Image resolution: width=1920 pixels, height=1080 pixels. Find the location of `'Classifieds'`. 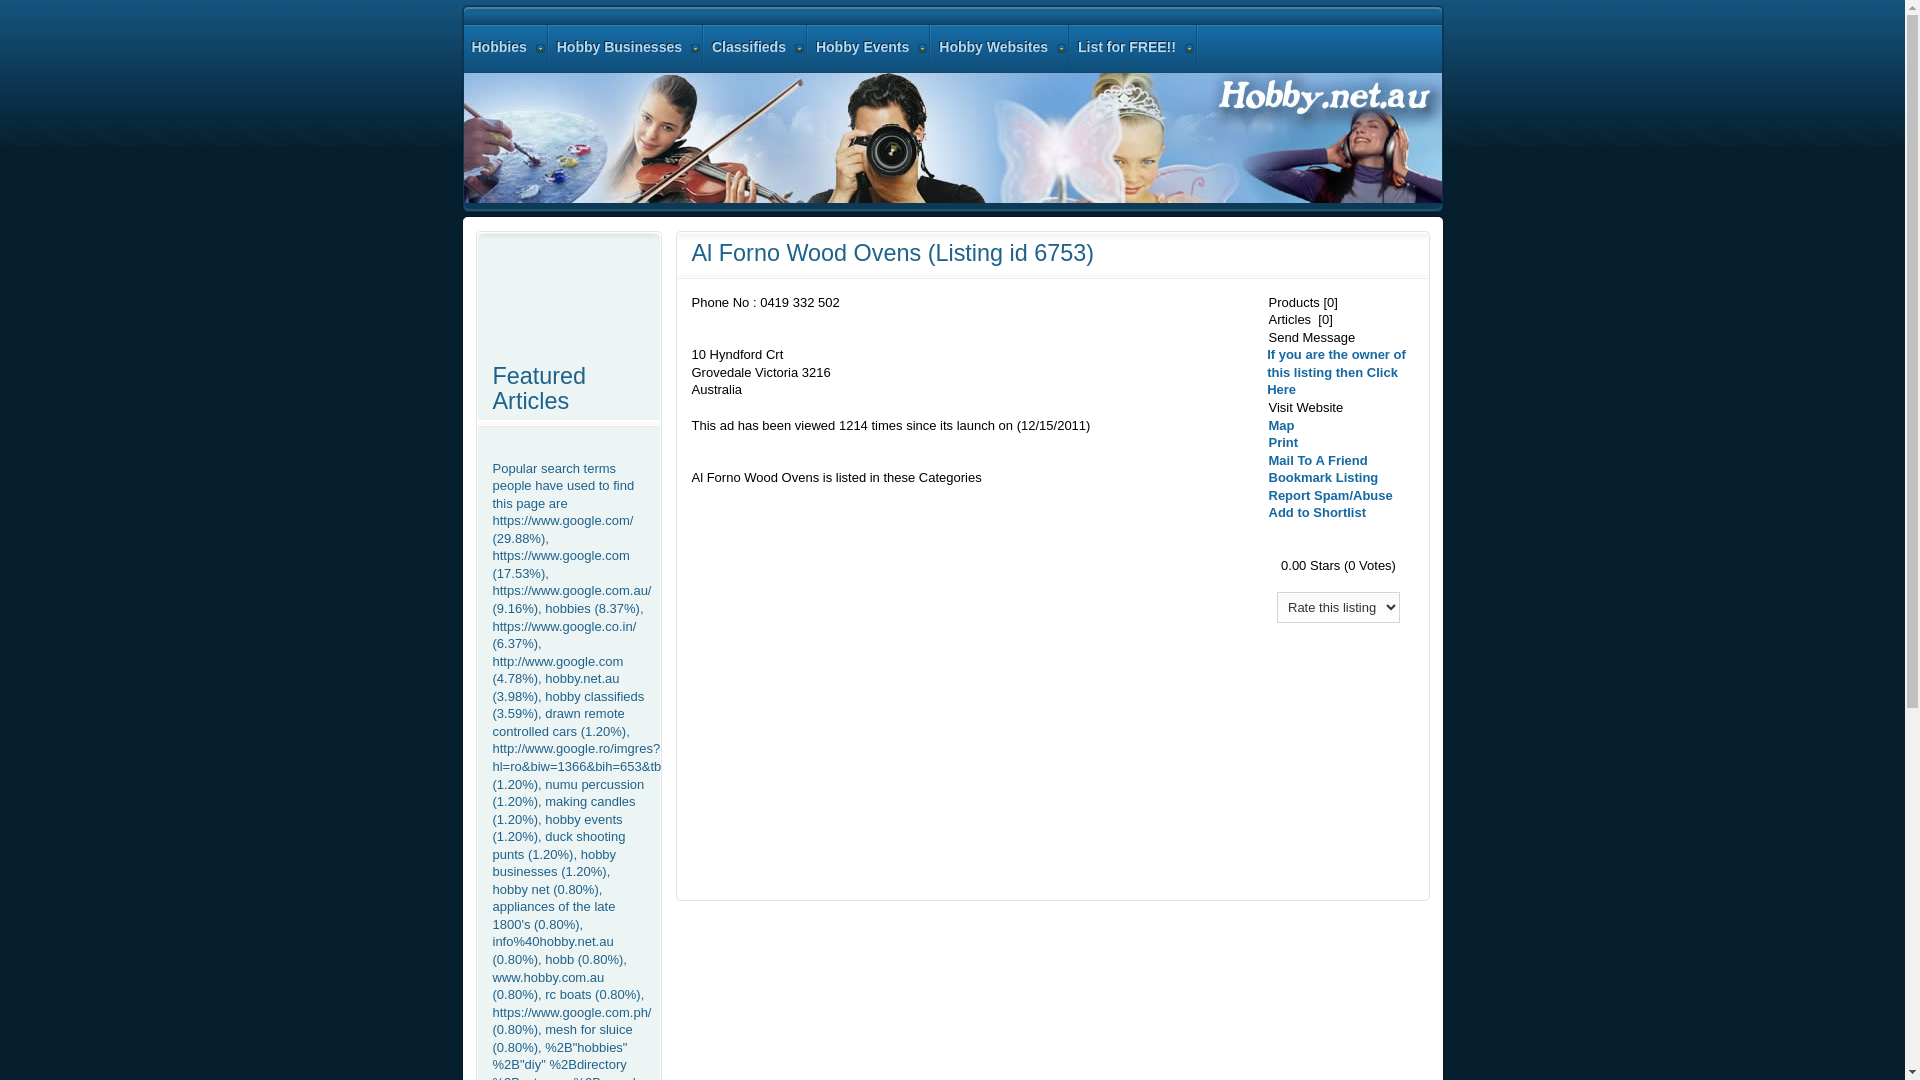

'Classifieds' is located at coordinates (754, 47).